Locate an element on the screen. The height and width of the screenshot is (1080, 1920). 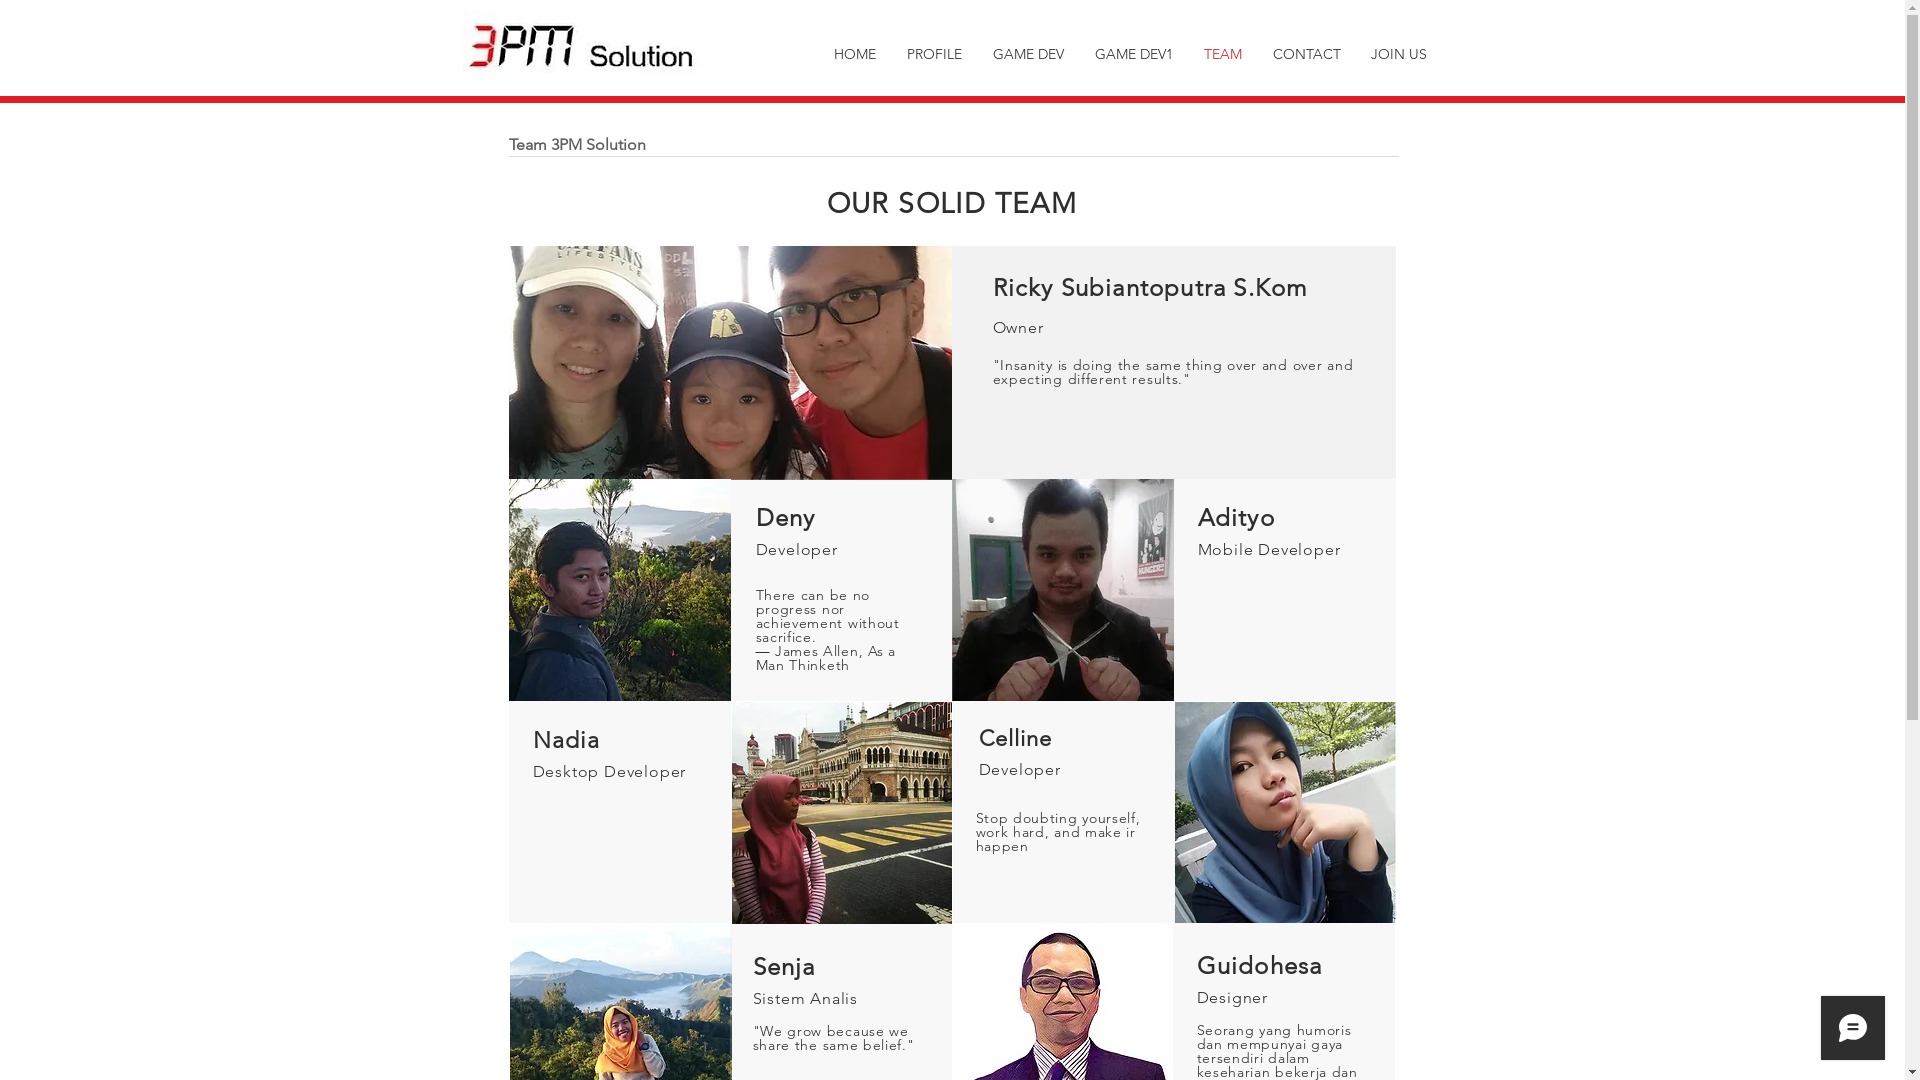
'GAME DEV1' is located at coordinates (1134, 53).